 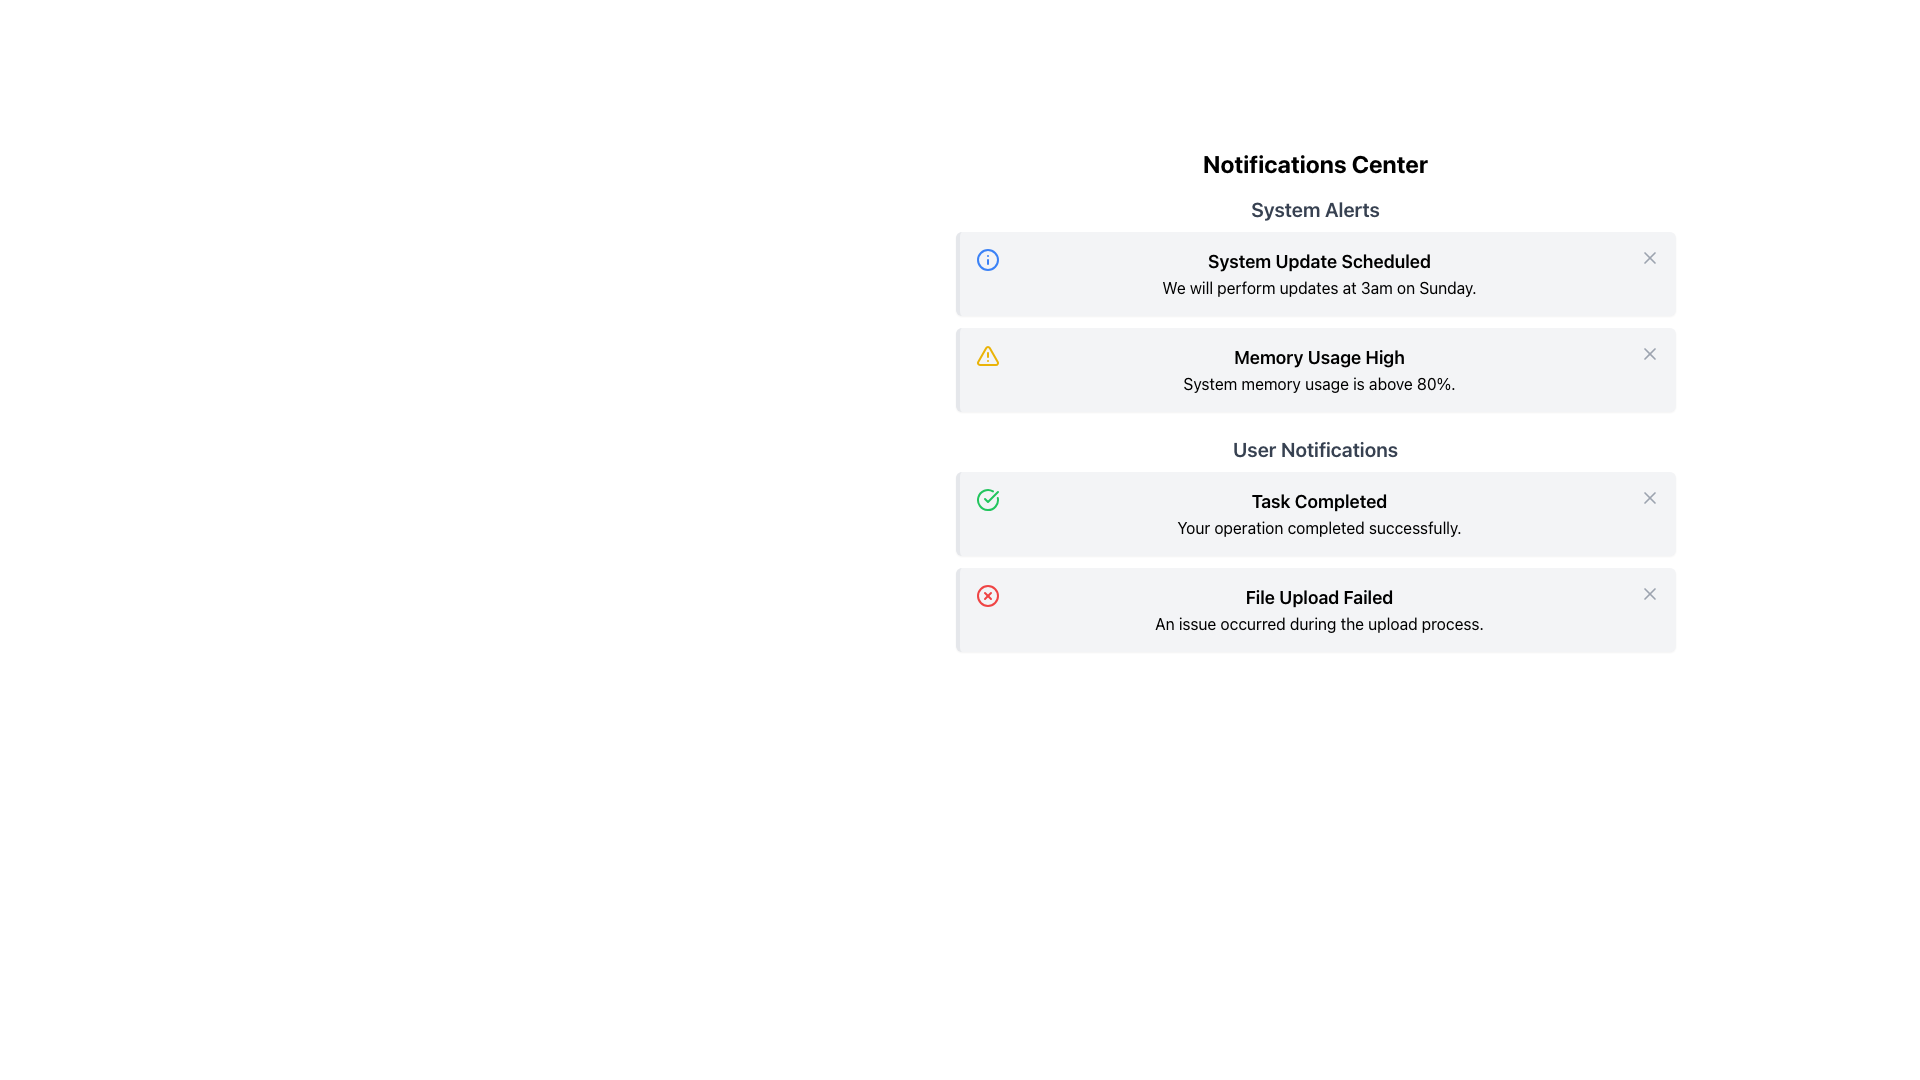 What do you see at coordinates (1319, 357) in the screenshot?
I see `the Text Label that serves as a title for high memory usage notifications, located under 'System Alerts' and second in the list` at bounding box center [1319, 357].